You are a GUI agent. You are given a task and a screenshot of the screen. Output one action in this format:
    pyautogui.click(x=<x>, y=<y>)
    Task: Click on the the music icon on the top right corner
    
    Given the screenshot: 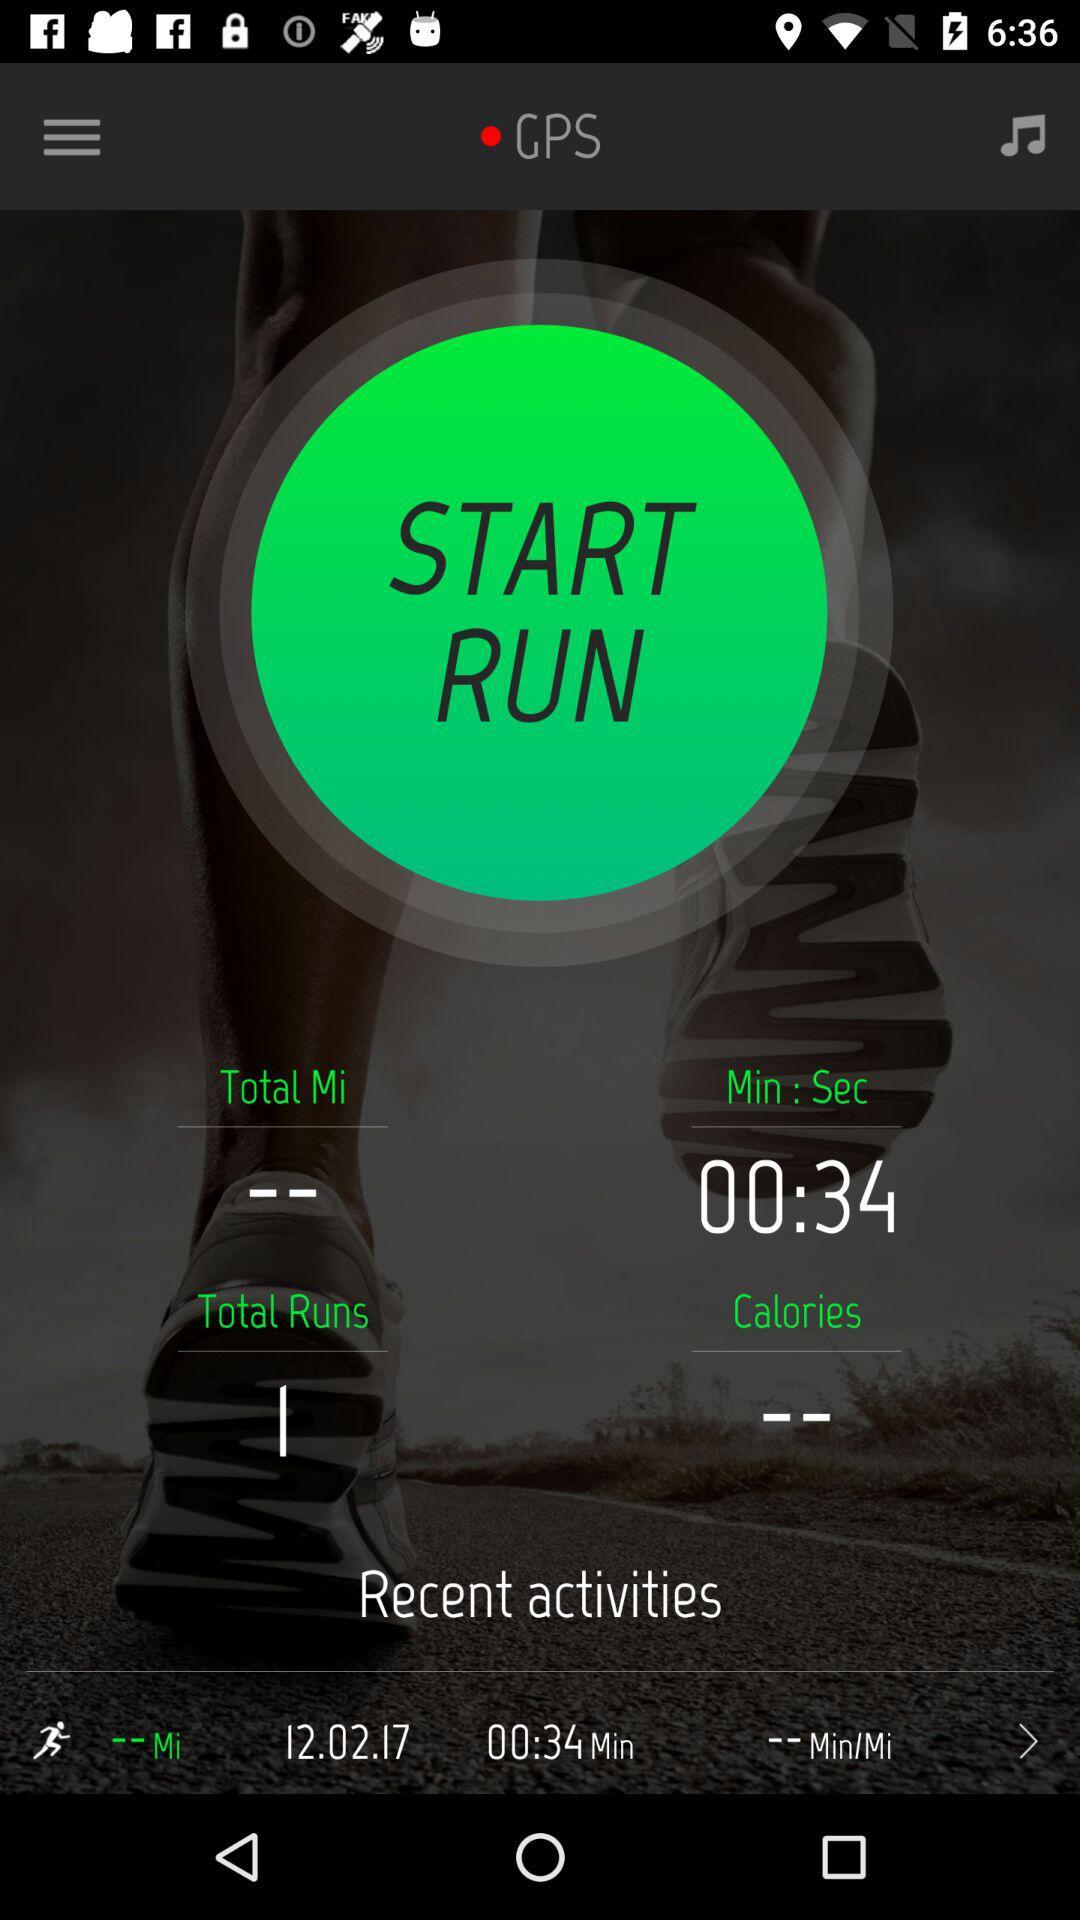 What is the action you would take?
    pyautogui.click(x=1023, y=135)
    